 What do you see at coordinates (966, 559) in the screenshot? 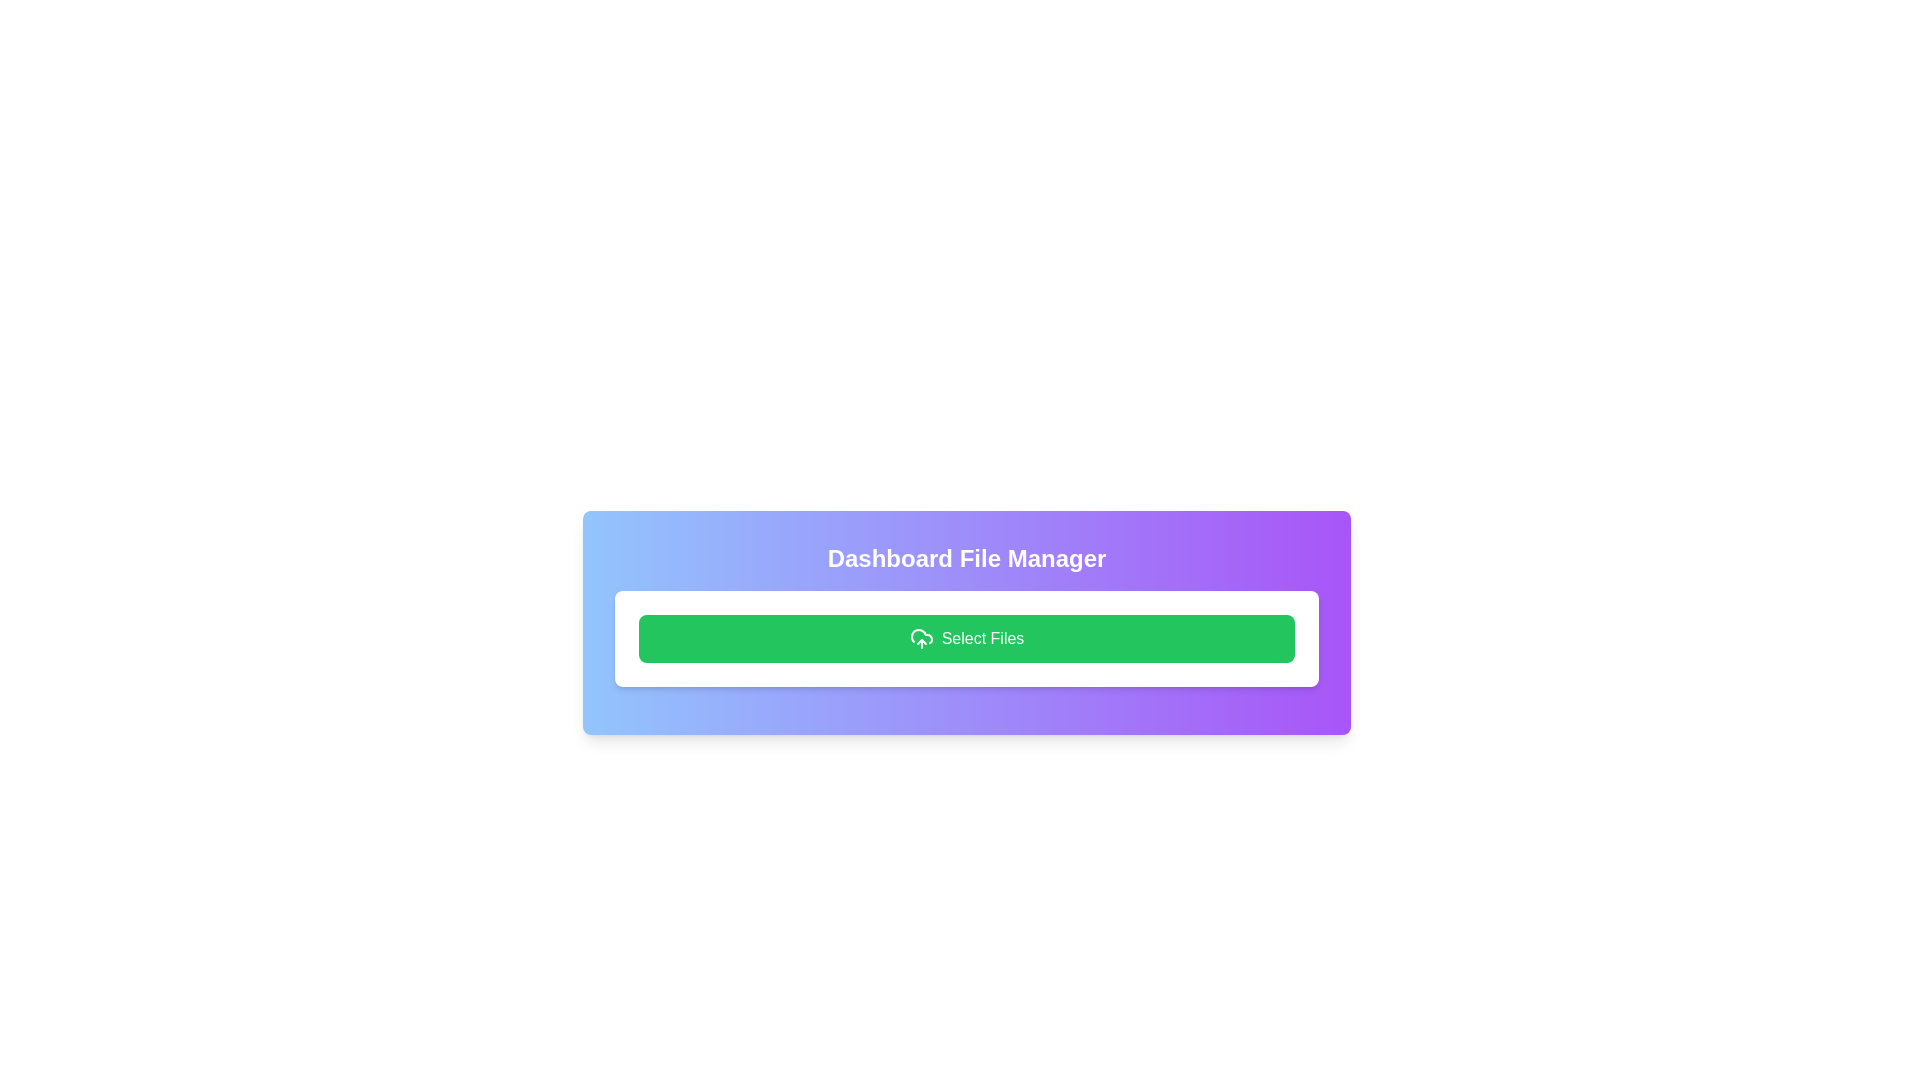
I see `the header text indicating the purpose of the page related to file management, which is positioned at the top of a section with rounded corners and a gradient background` at bounding box center [966, 559].